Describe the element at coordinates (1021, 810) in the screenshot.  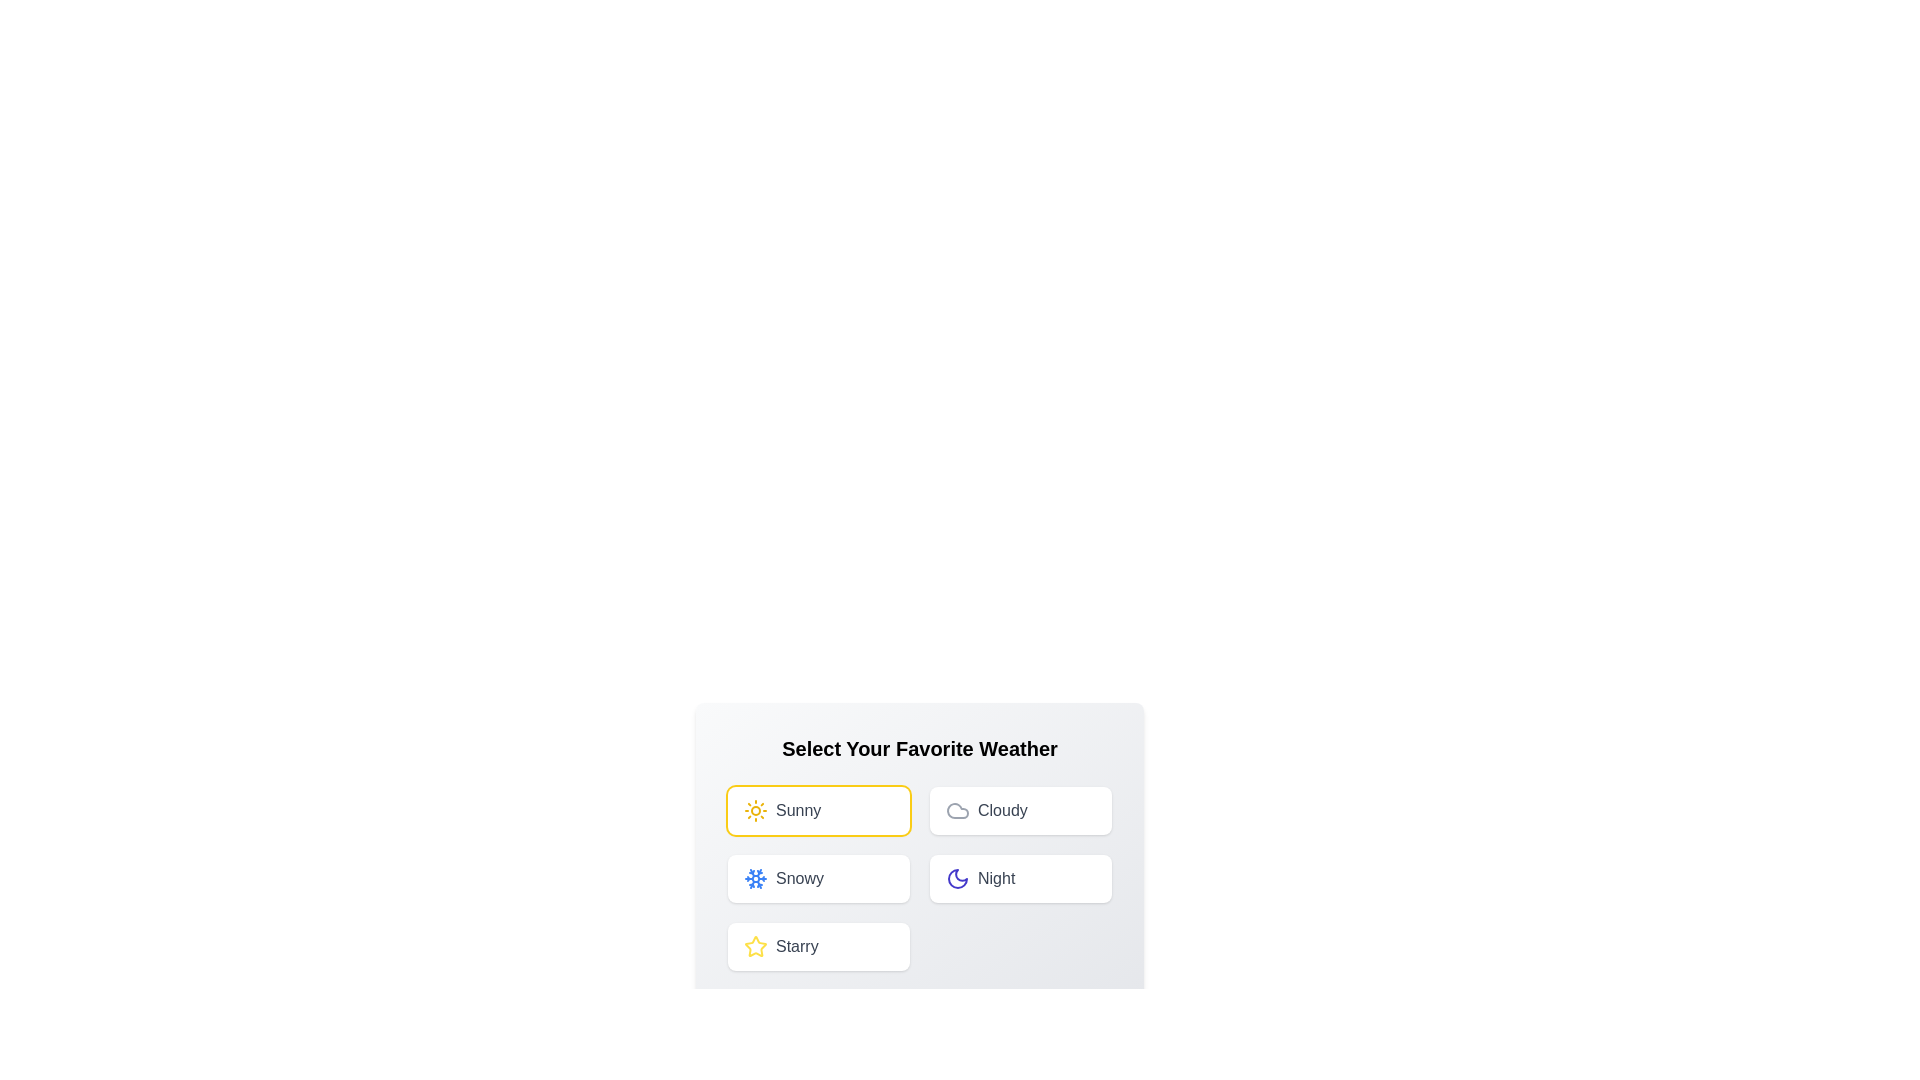
I see `the 'Cloudy' button, which is a rounded rectangular button with a cloud icon and gray text, to trigger the hover effect` at that location.